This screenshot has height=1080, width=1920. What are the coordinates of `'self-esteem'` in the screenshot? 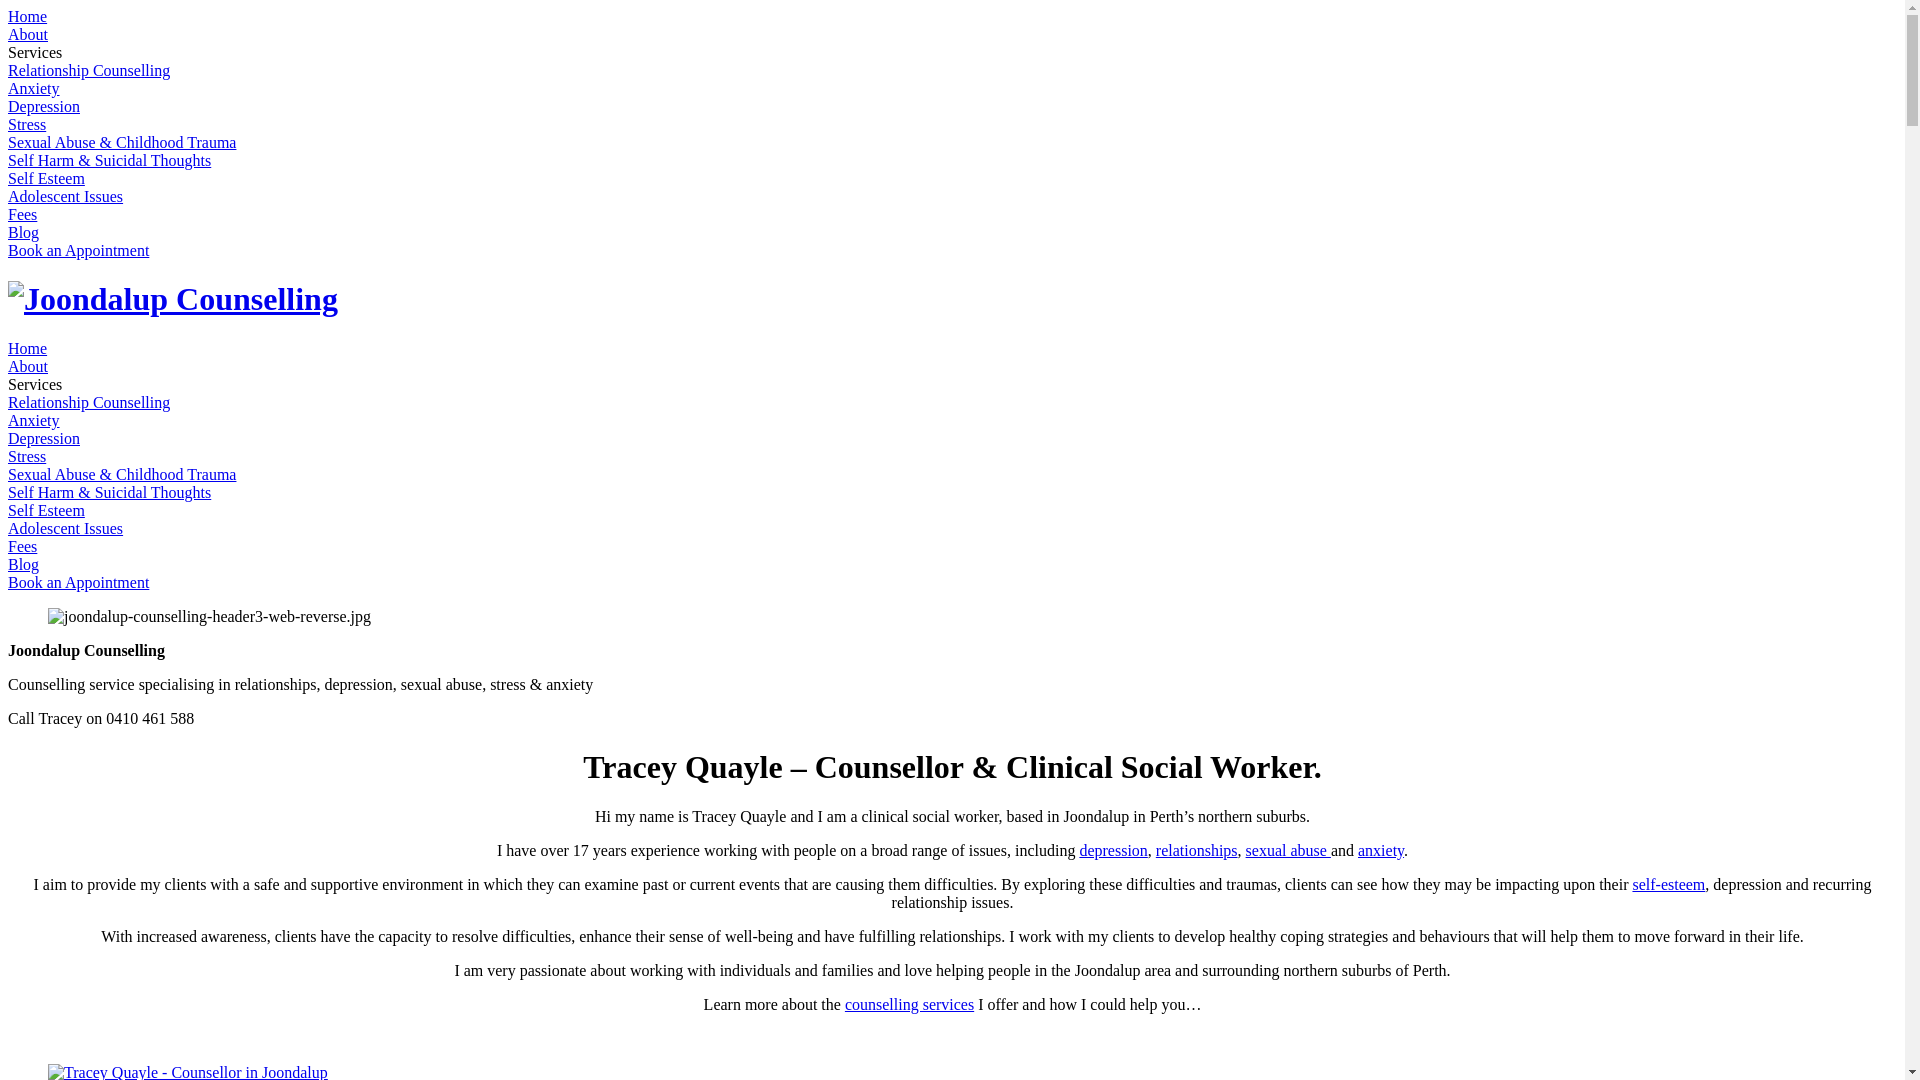 It's located at (1668, 883).